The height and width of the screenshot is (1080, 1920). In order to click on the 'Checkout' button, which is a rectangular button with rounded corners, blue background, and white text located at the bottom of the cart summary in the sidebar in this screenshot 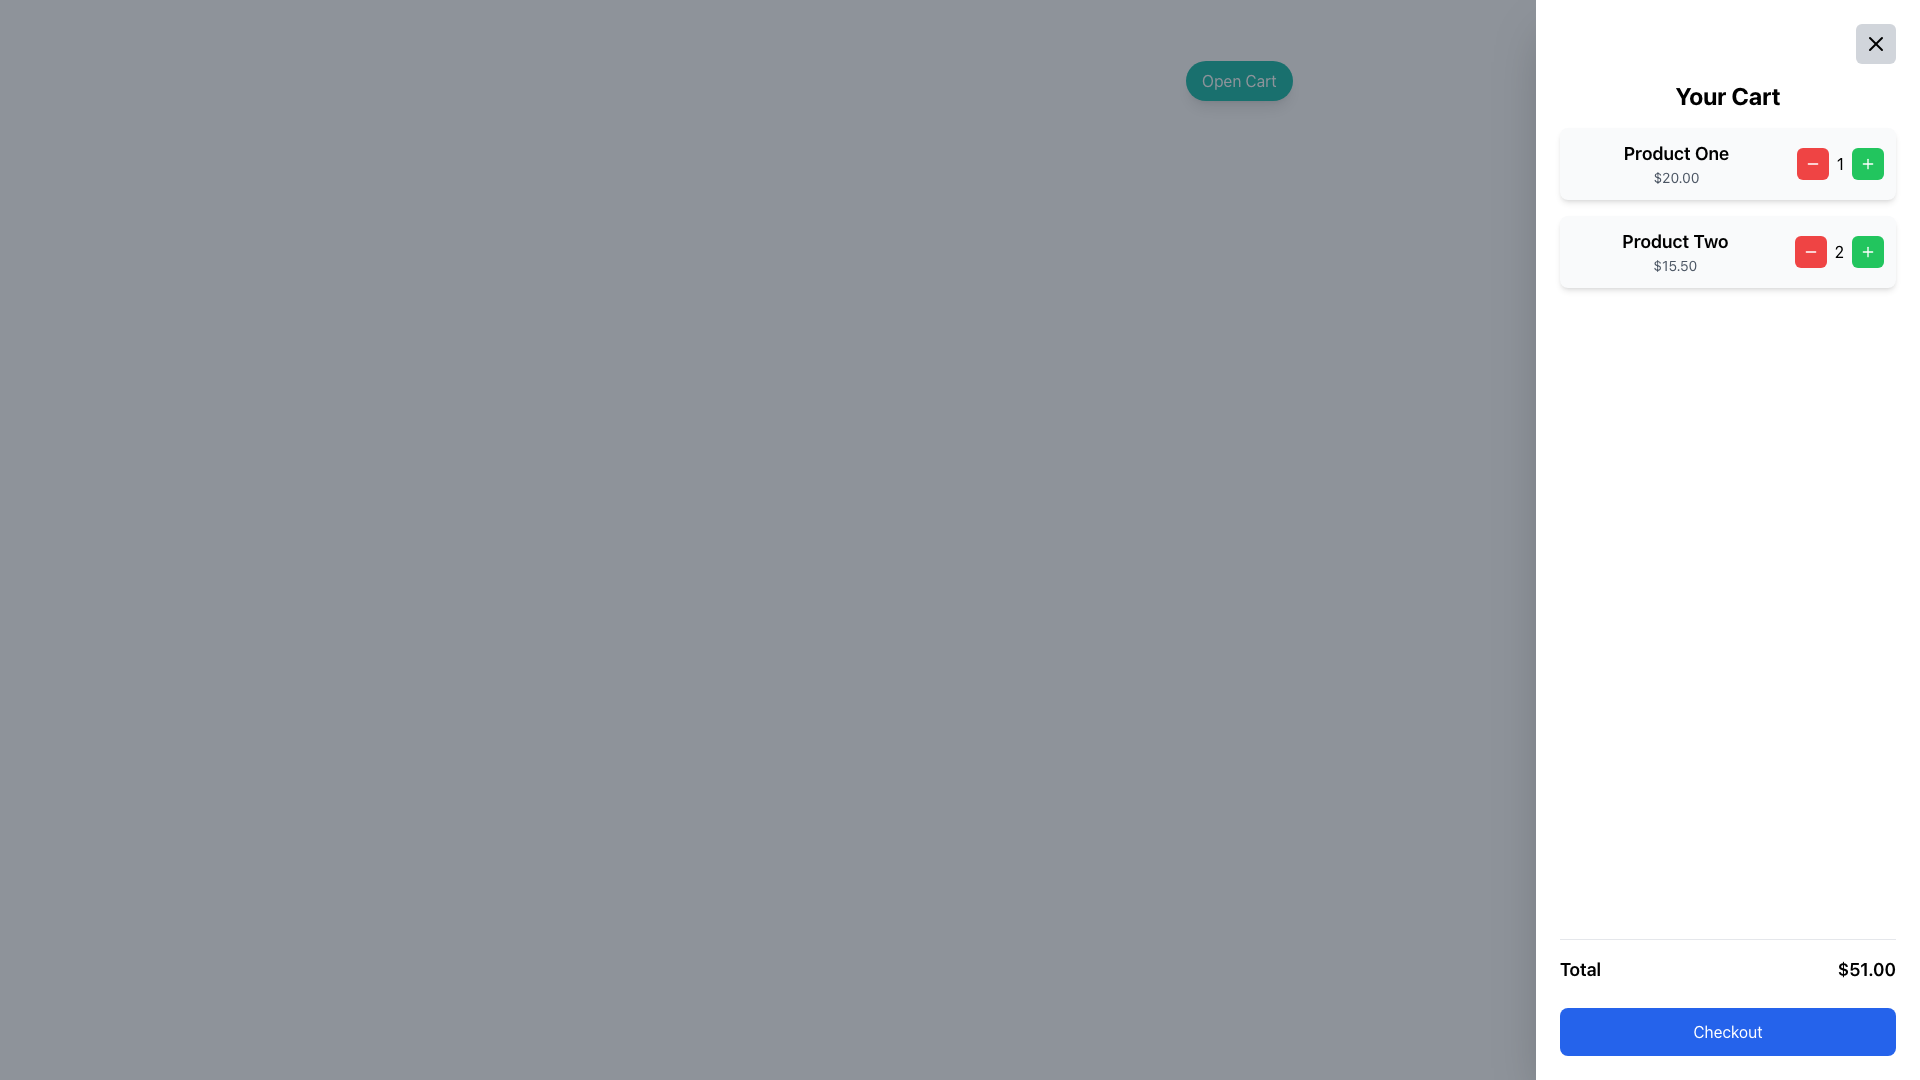, I will do `click(1727, 1032)`.